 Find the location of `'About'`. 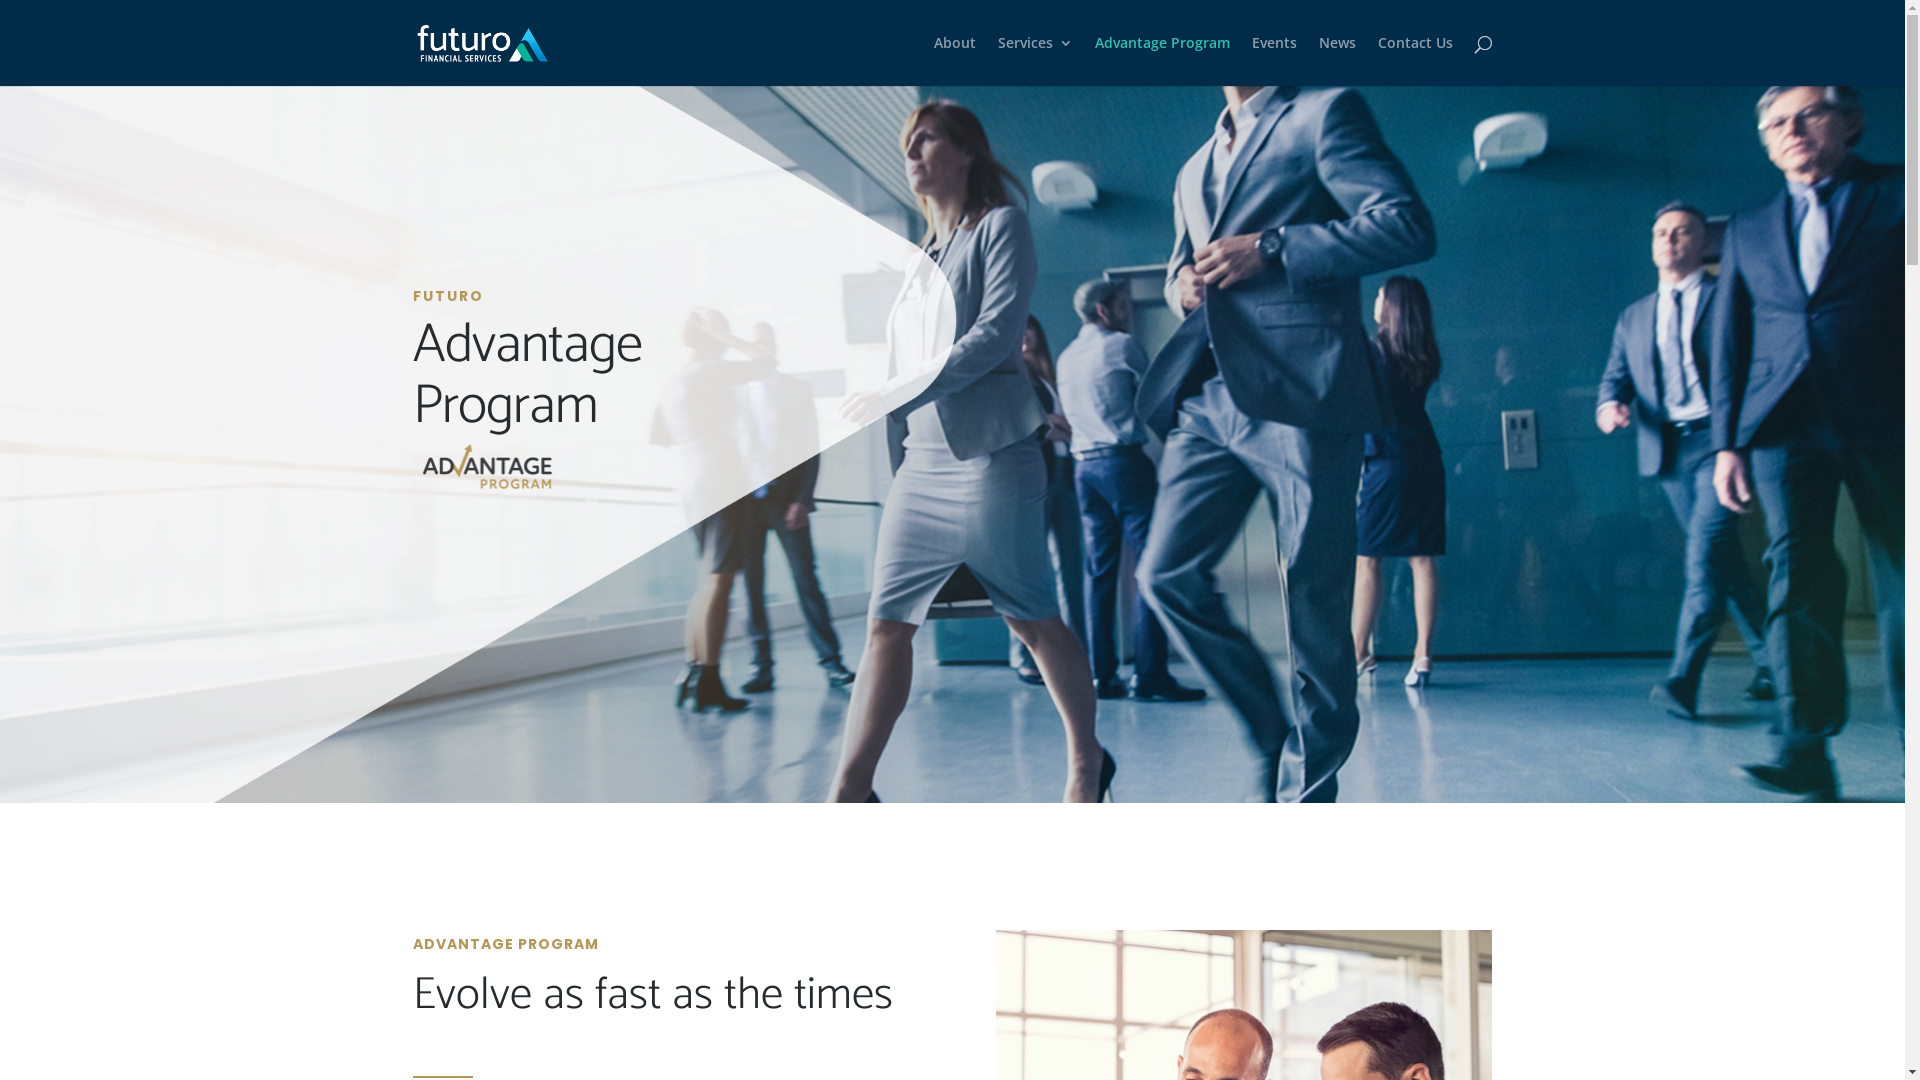

'About' is located at coordinates (954, 60).